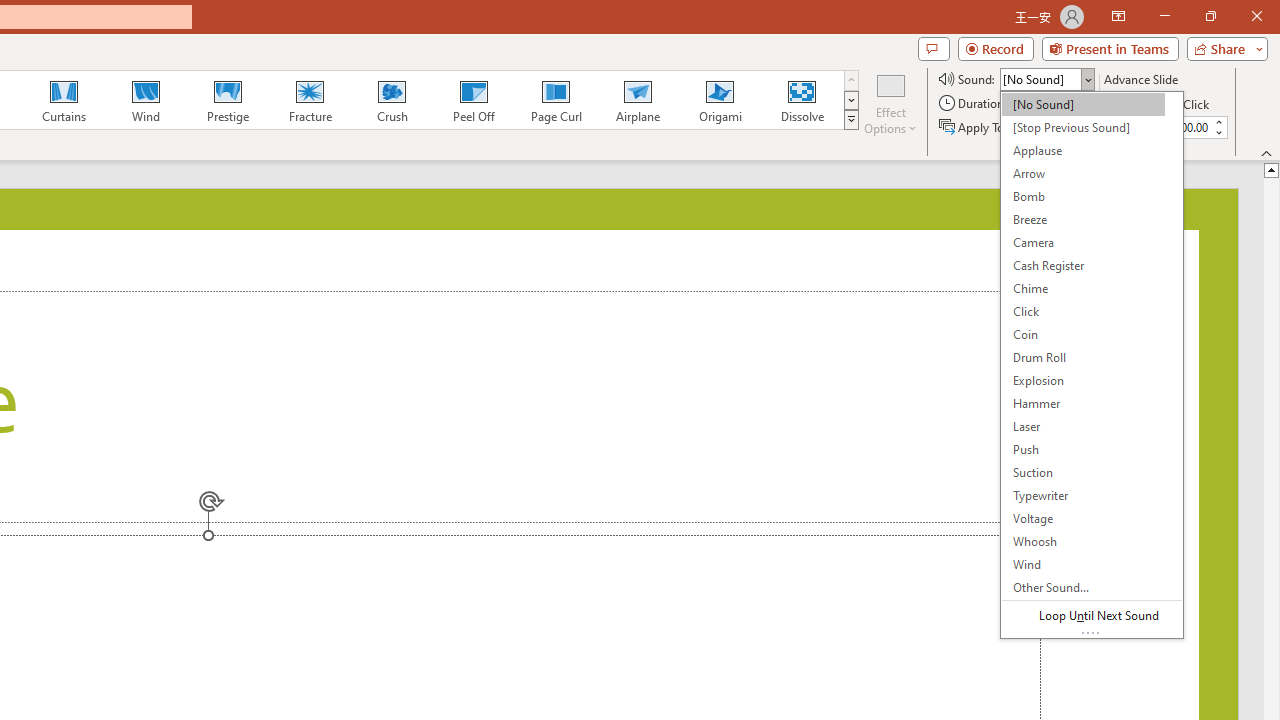 This screenshot has width=1280, height=720. Describe the element at coordinates (227, 100) in the screenshot. I see `'Prestige'` at that location.